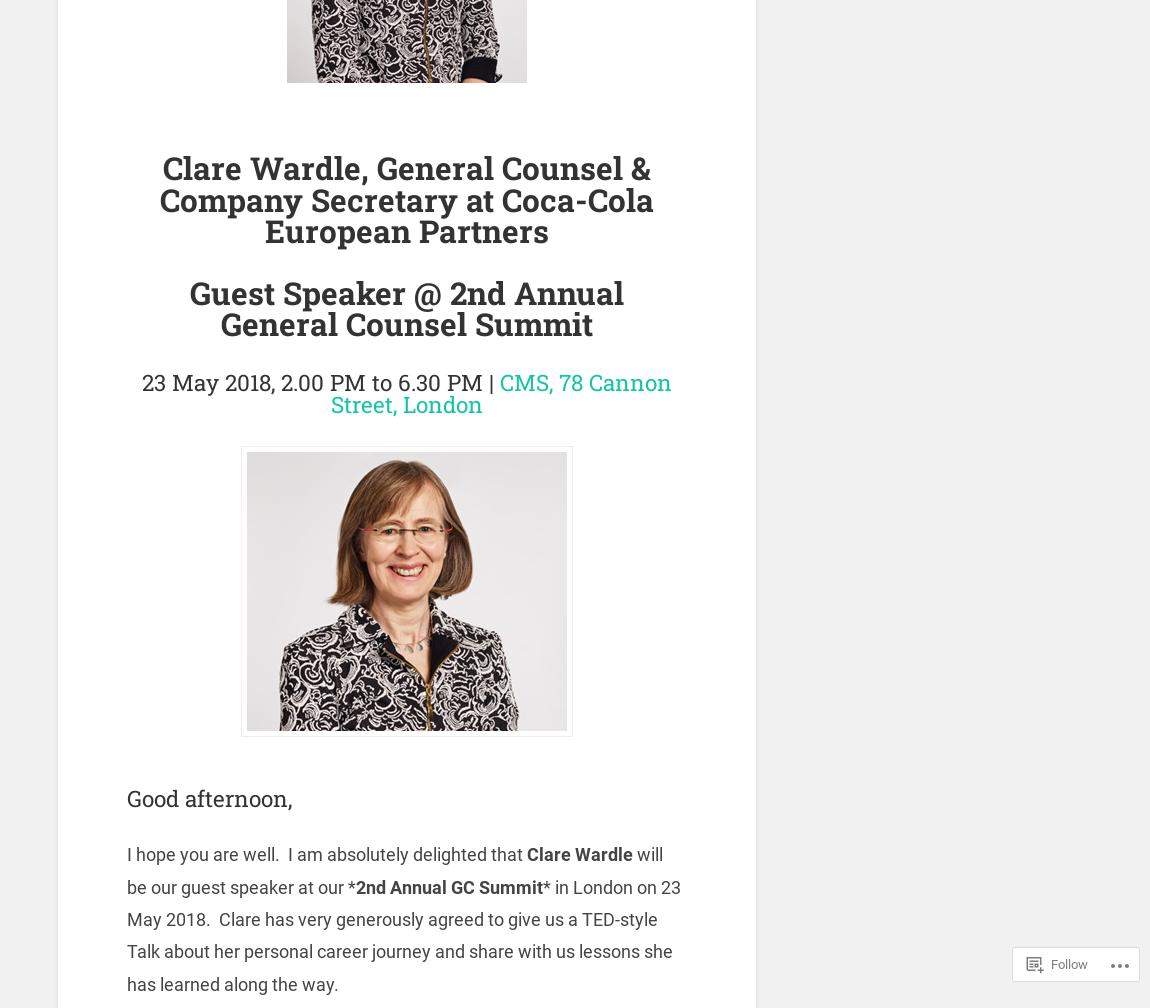  Describe the element at coordinates (500, 392) in the screenshot. I see `'CMS, 78 Cannon Street, London'` at that location.